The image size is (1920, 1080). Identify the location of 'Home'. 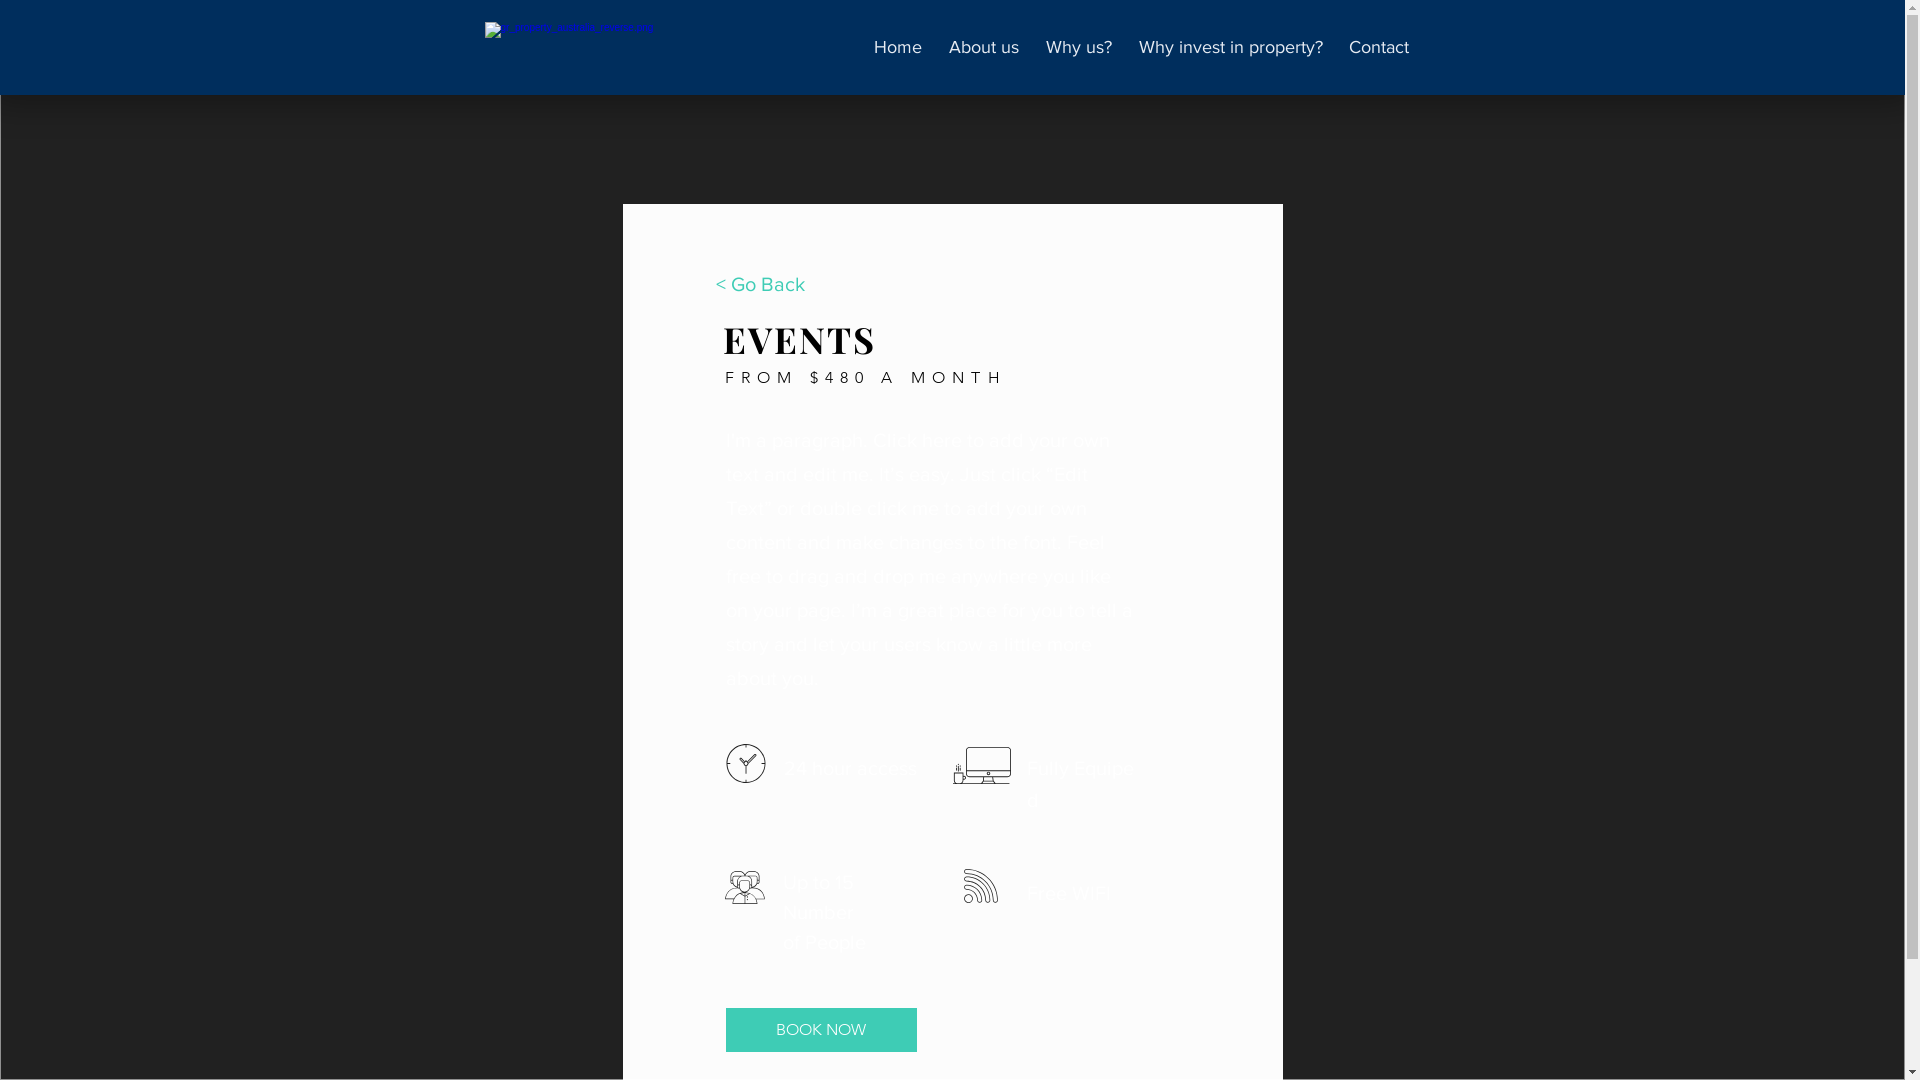
(892, 46).